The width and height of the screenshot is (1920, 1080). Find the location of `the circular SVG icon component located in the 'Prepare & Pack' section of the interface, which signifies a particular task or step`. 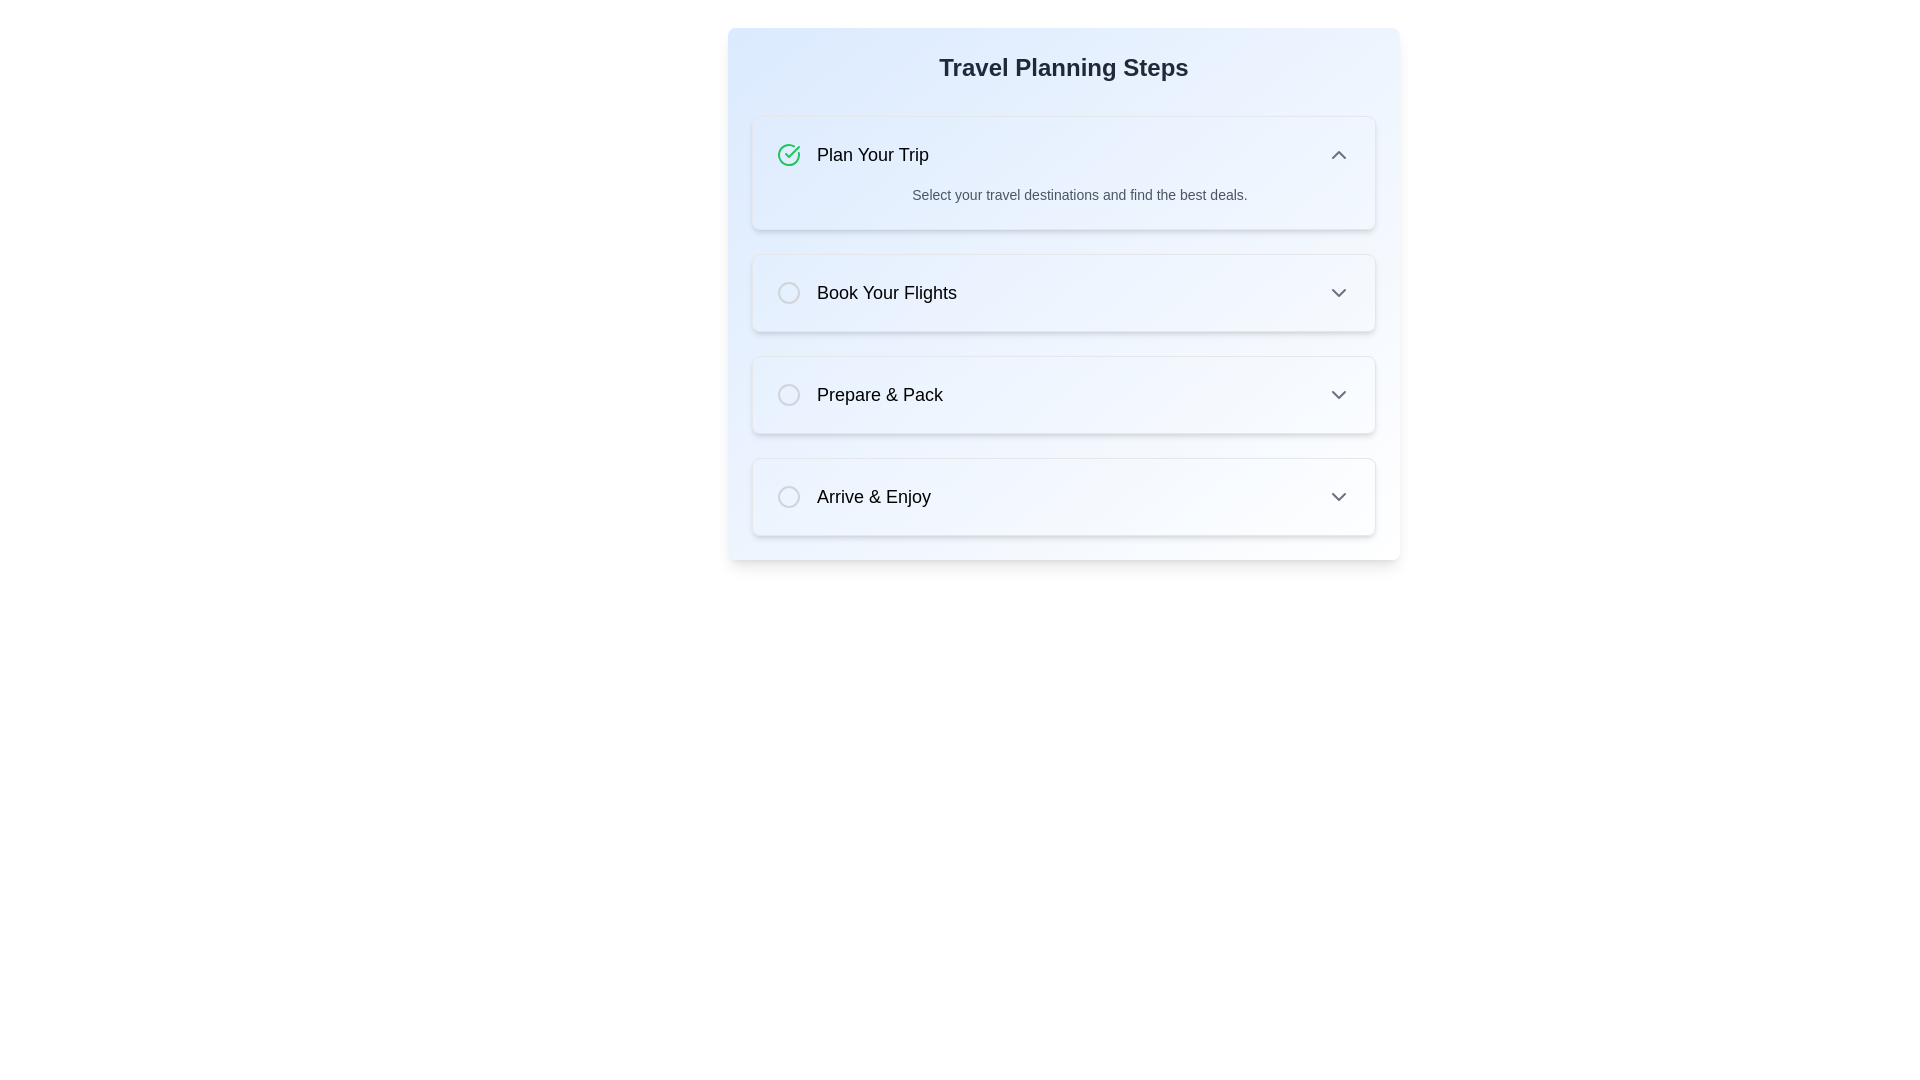

the circular SVG icon component located in the 'Prepare & Pack' section of the interface, which signifies a particular task or step is located at coordinates (787, 394).